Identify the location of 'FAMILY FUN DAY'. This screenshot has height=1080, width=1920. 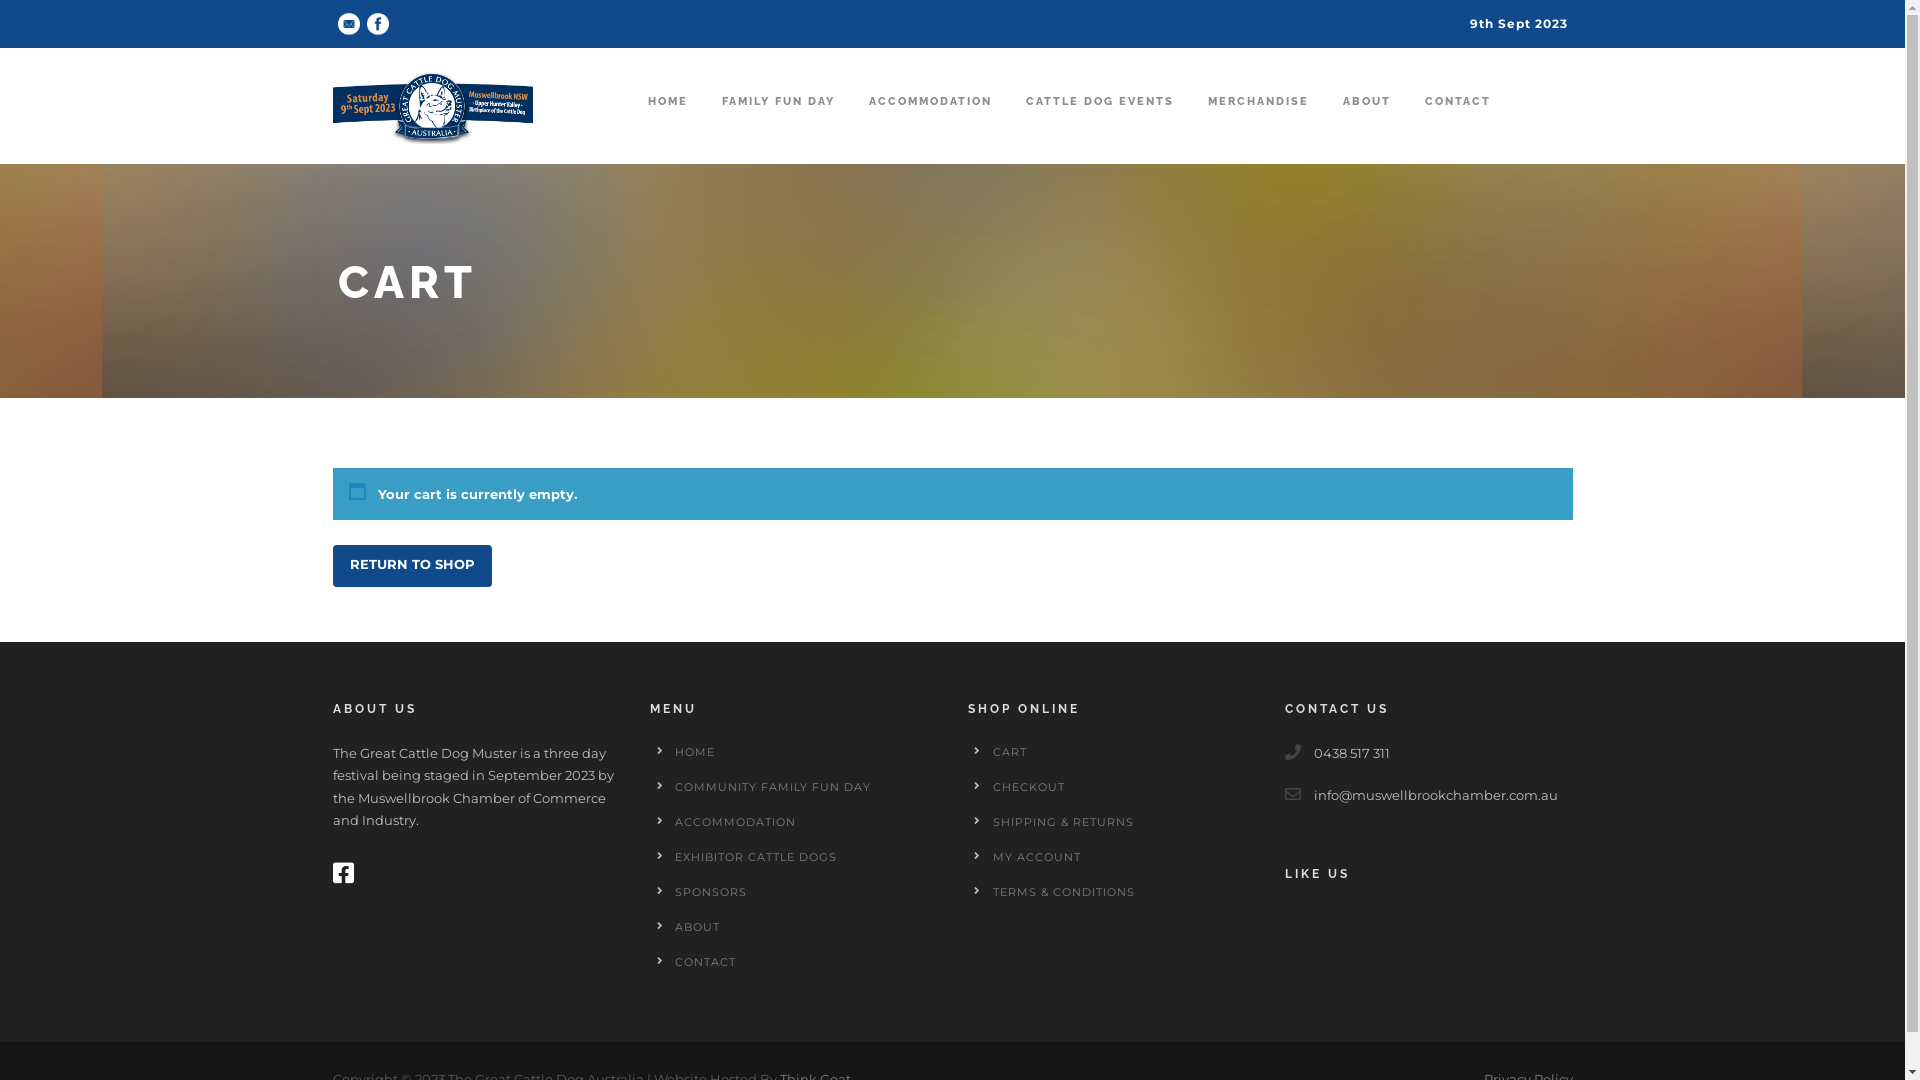
(777, 121).